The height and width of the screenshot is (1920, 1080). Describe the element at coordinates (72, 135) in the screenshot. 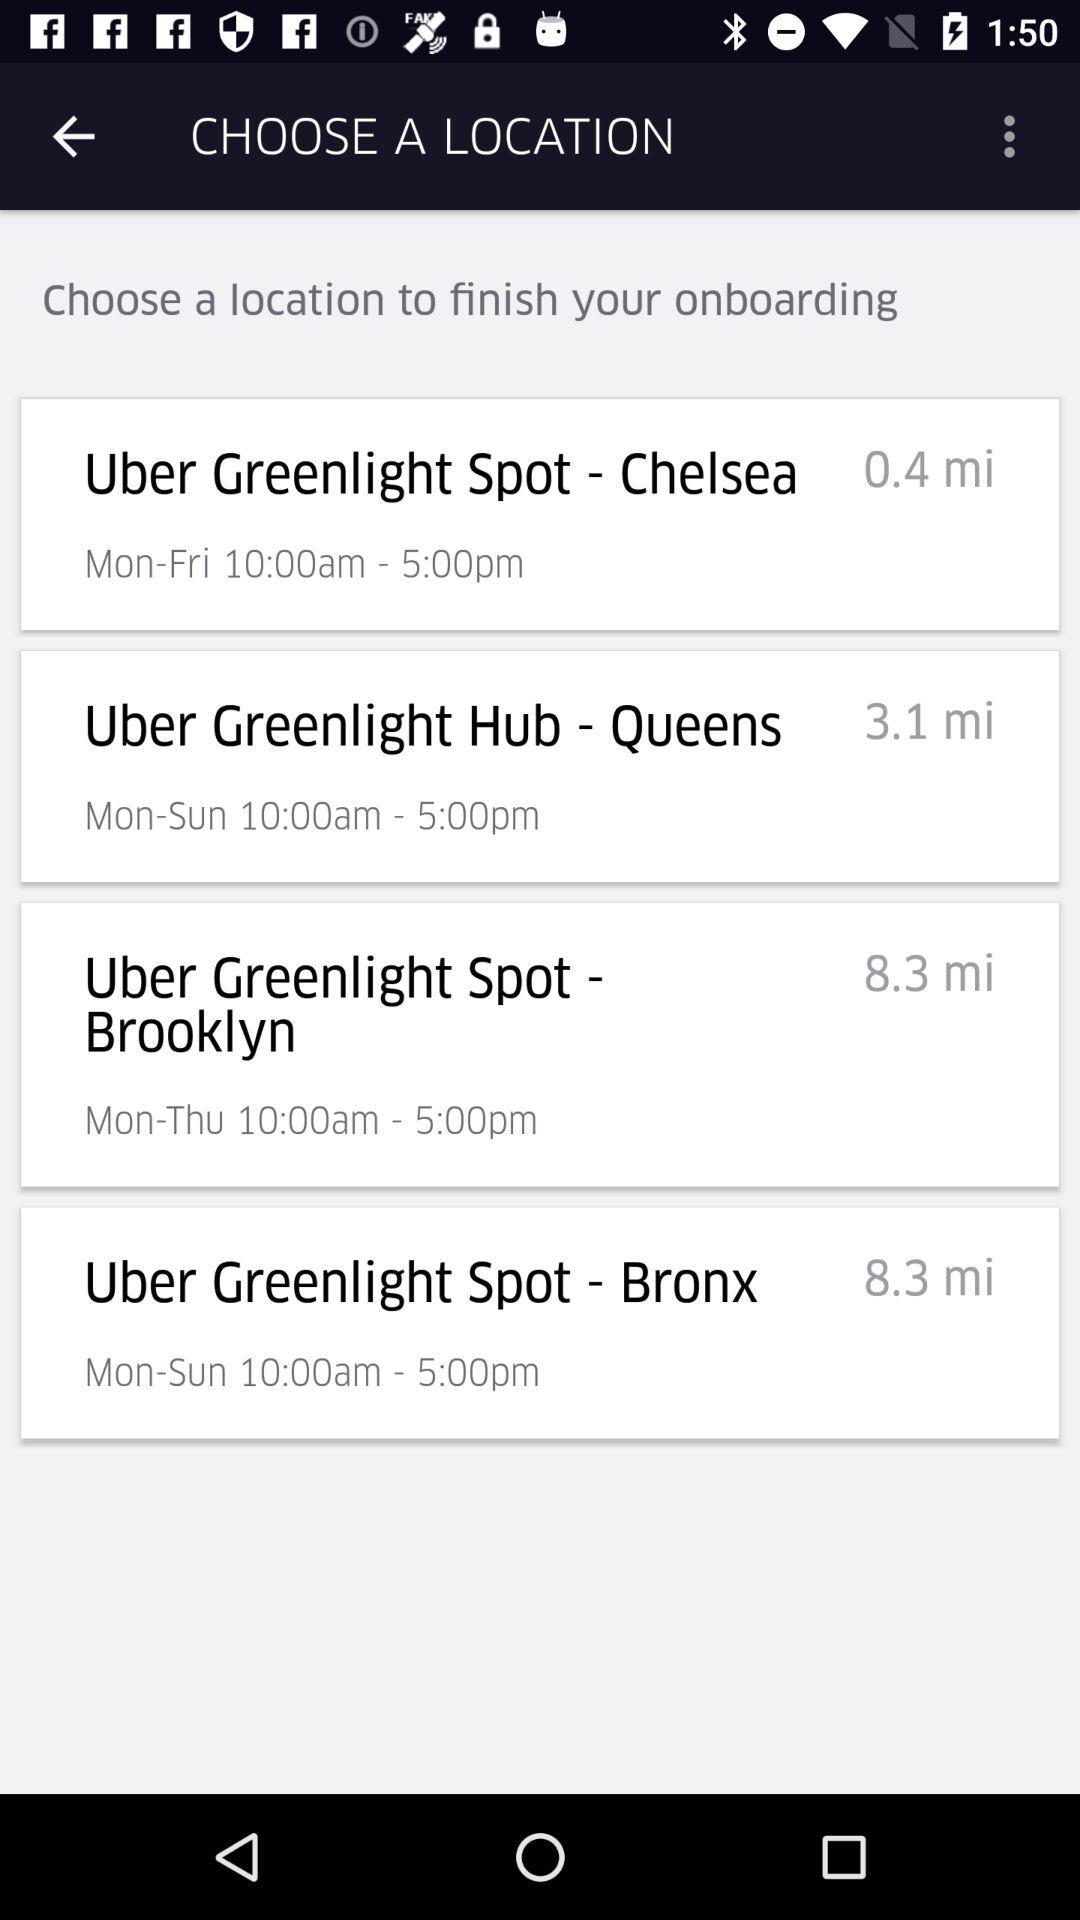

I see `the icon above the choose a location item` at that location.